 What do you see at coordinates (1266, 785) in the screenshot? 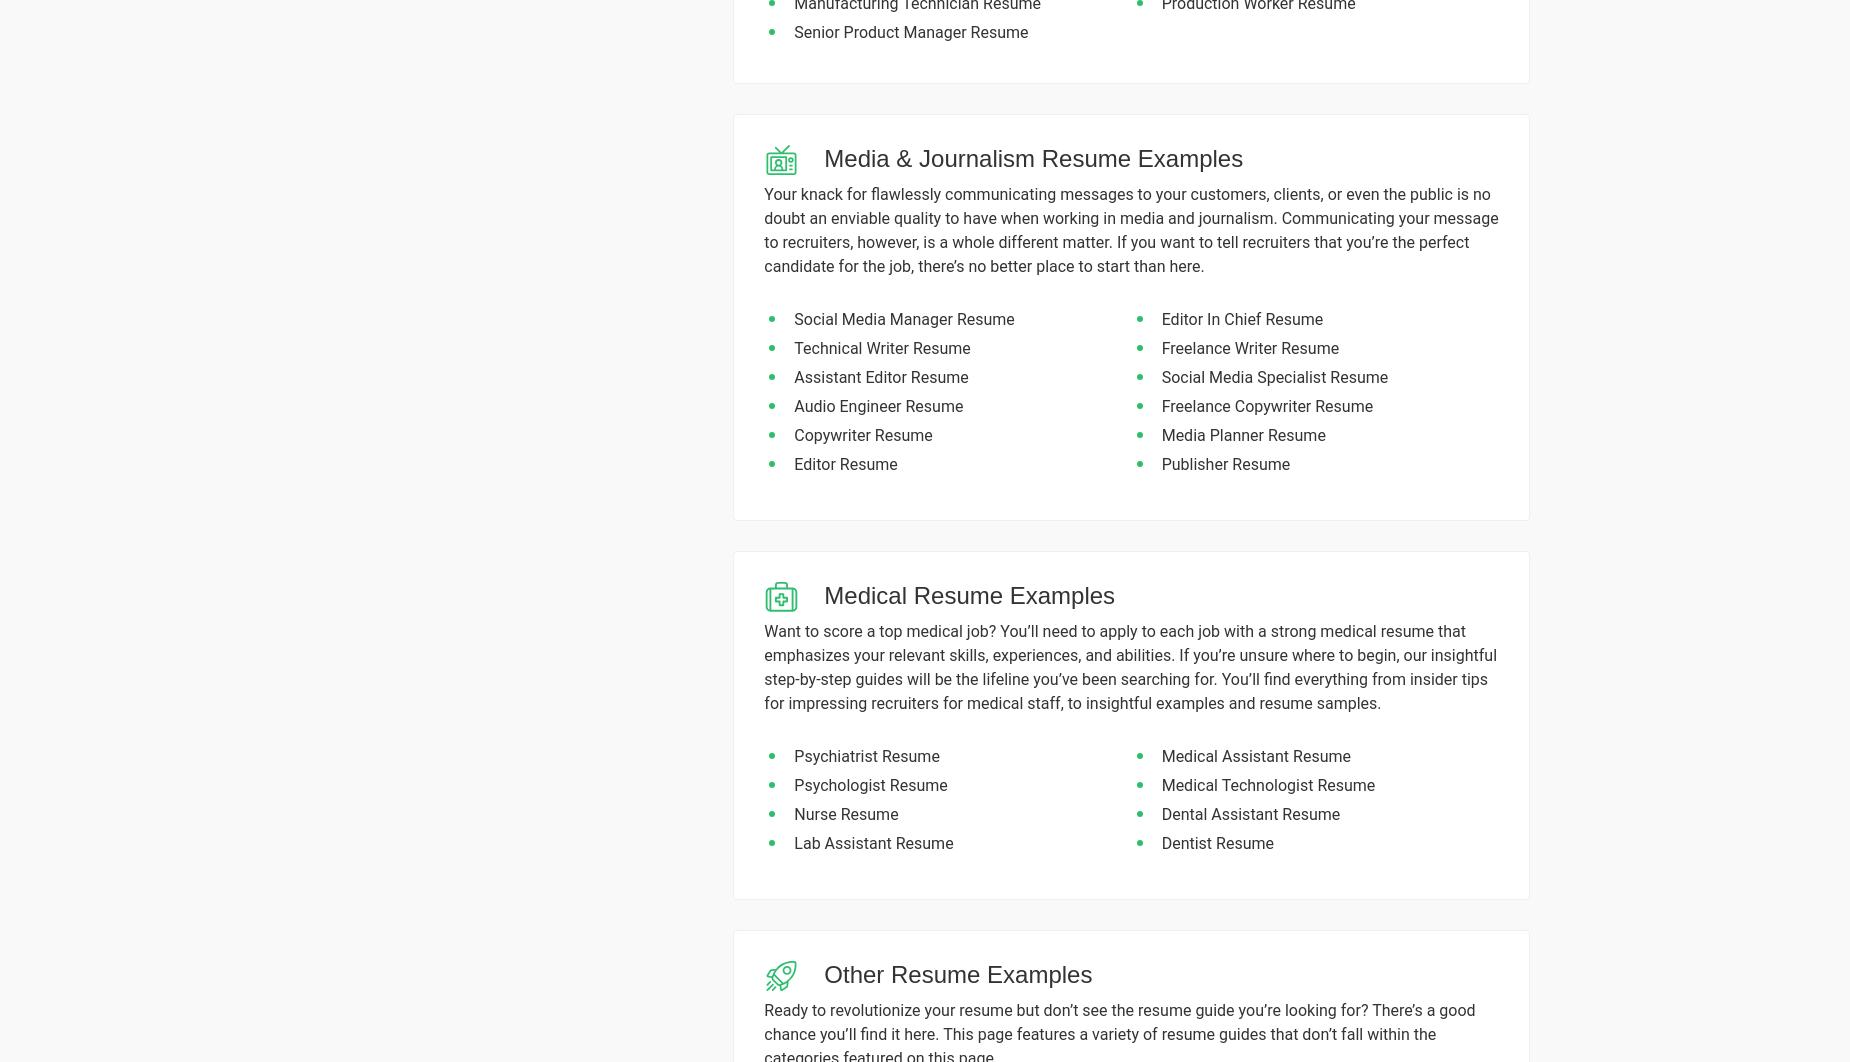
I see `'Medical Technologist Resume'` at bounding box center [1266, 785].